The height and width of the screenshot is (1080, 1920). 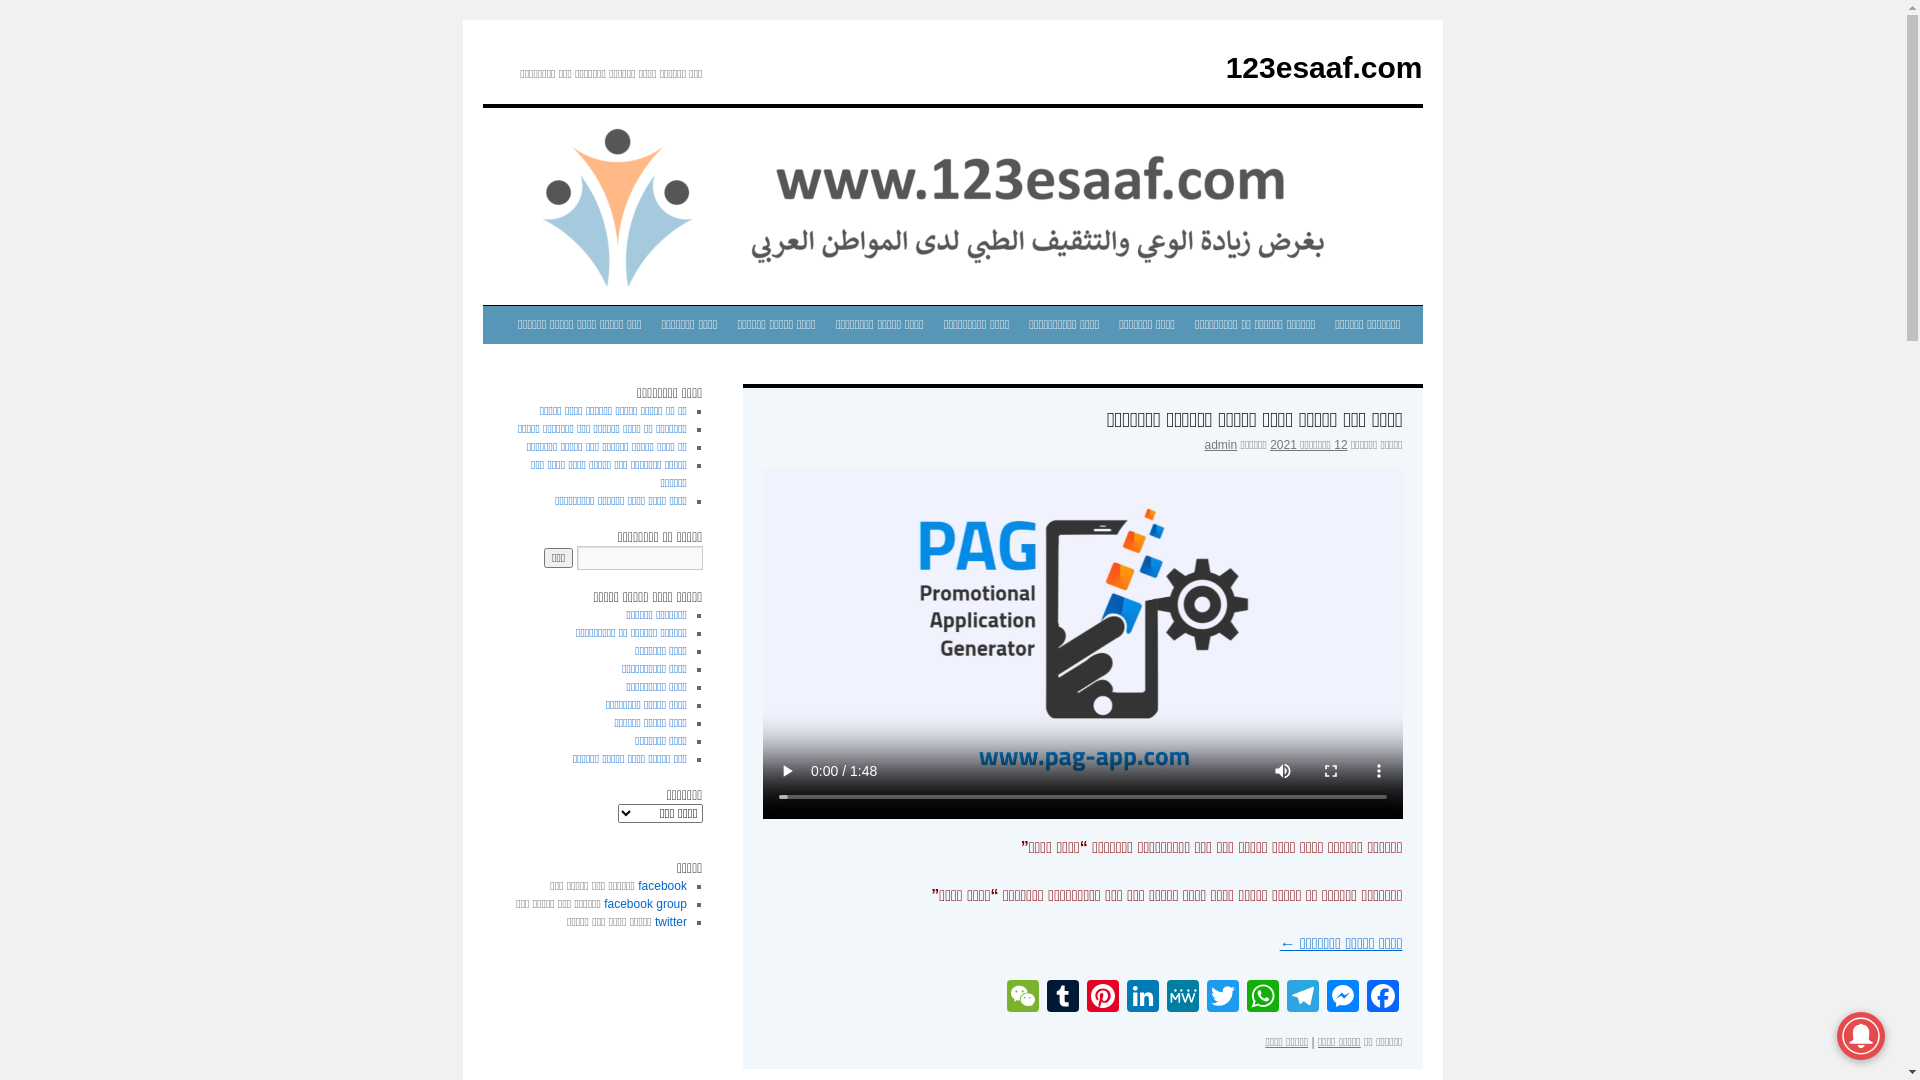 I want to click on 'Pinterest', so click(x=1101, y=998).